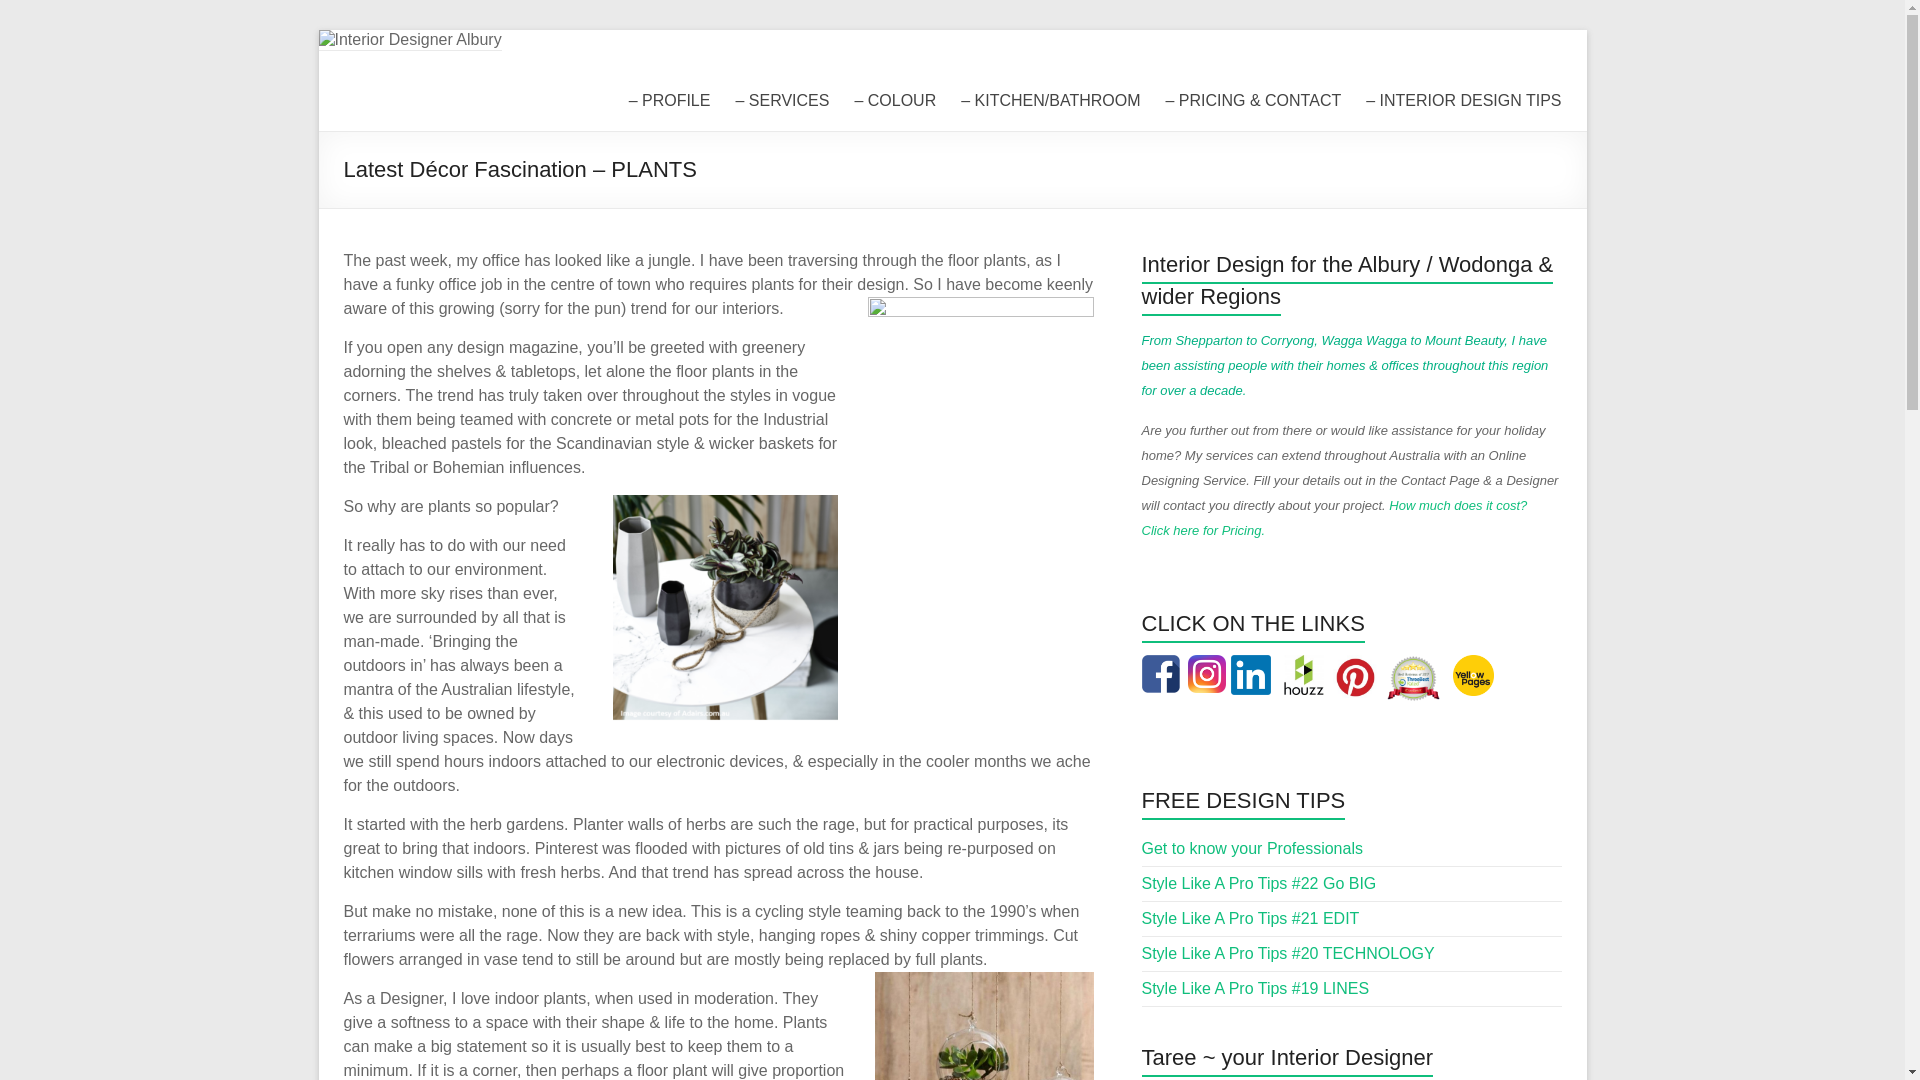 Image resolution: width=1920 pixels, height=1080 pixels. Describe the element at coordinates (1142, 882) in the screenshot. I see `'Style Like A Pro Tips #22 Go BIG'` at that location.